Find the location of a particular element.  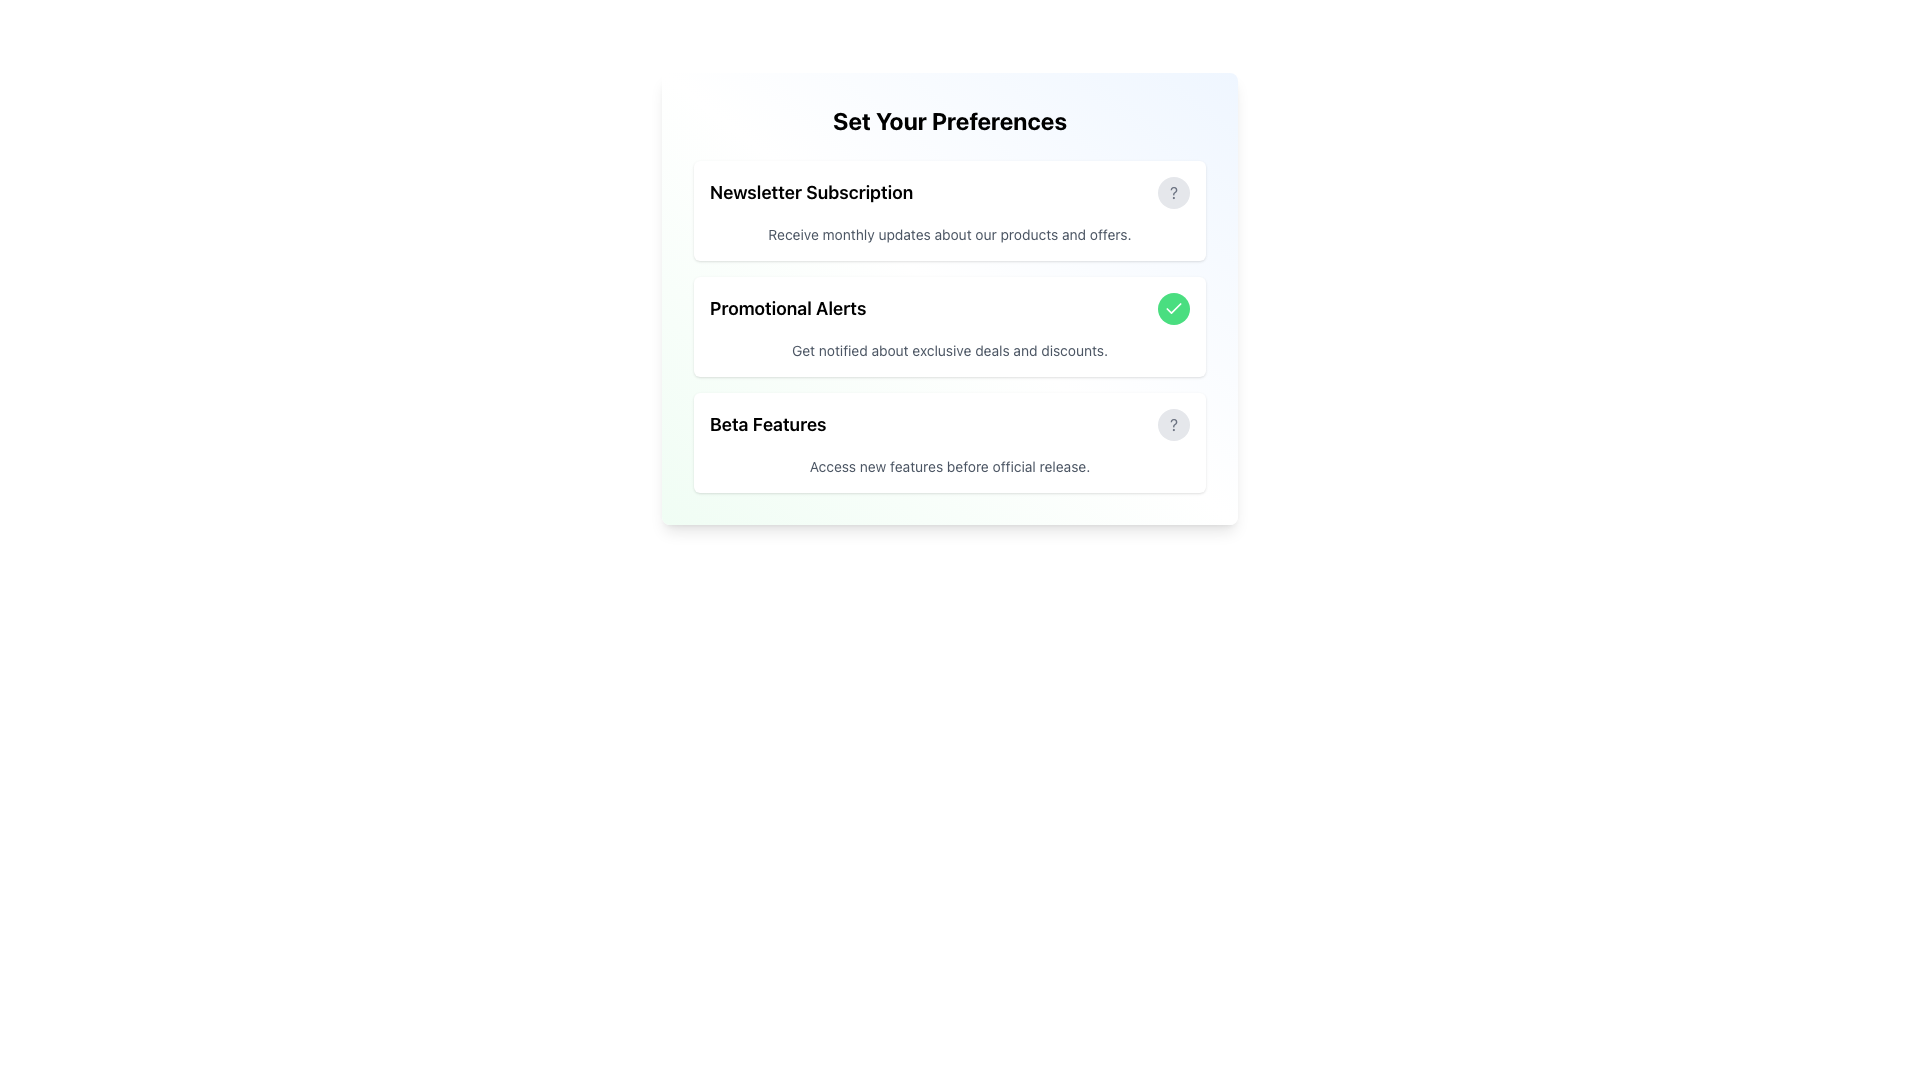

the checkmark icon indicating confirmation for 'Promotional Alerts' located to the right of the text in the settings interface is located at coordinates (1174, 308).